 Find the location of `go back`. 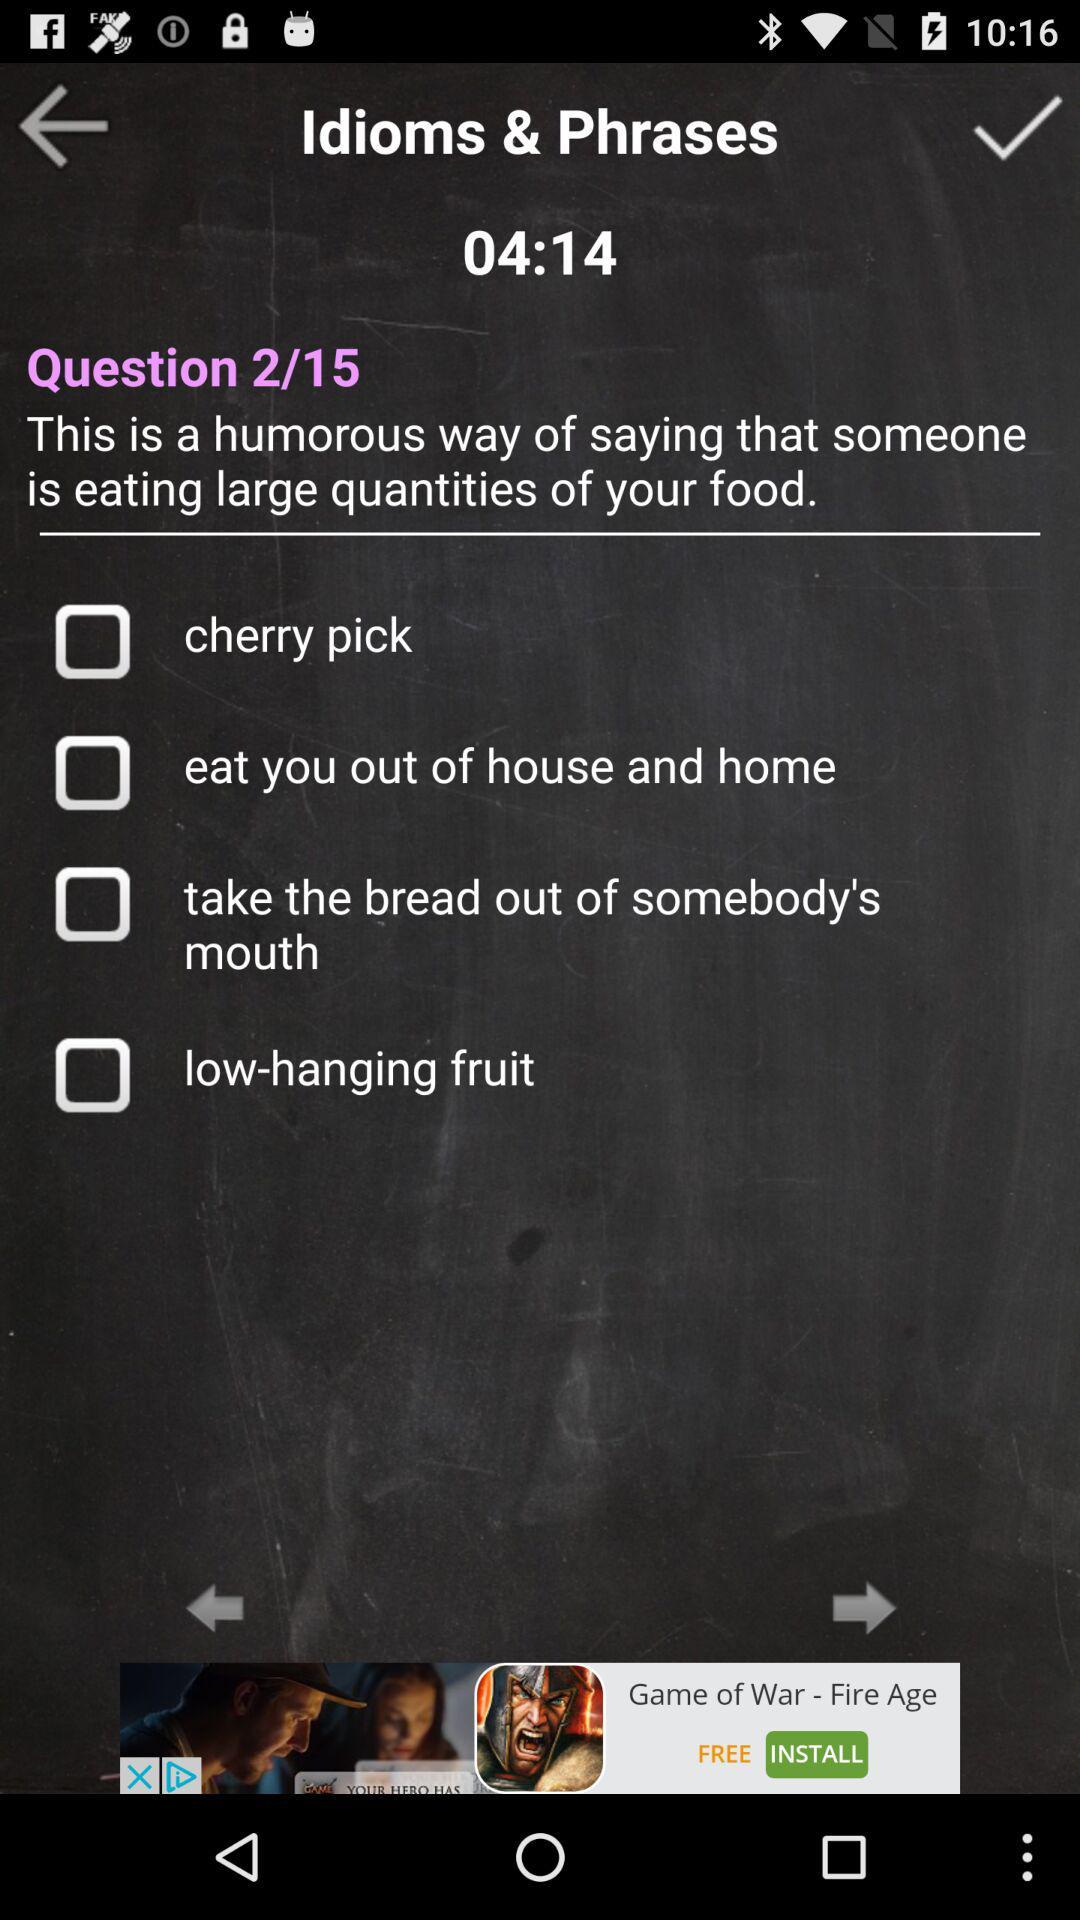

go back is located at coordinates (61, 124).